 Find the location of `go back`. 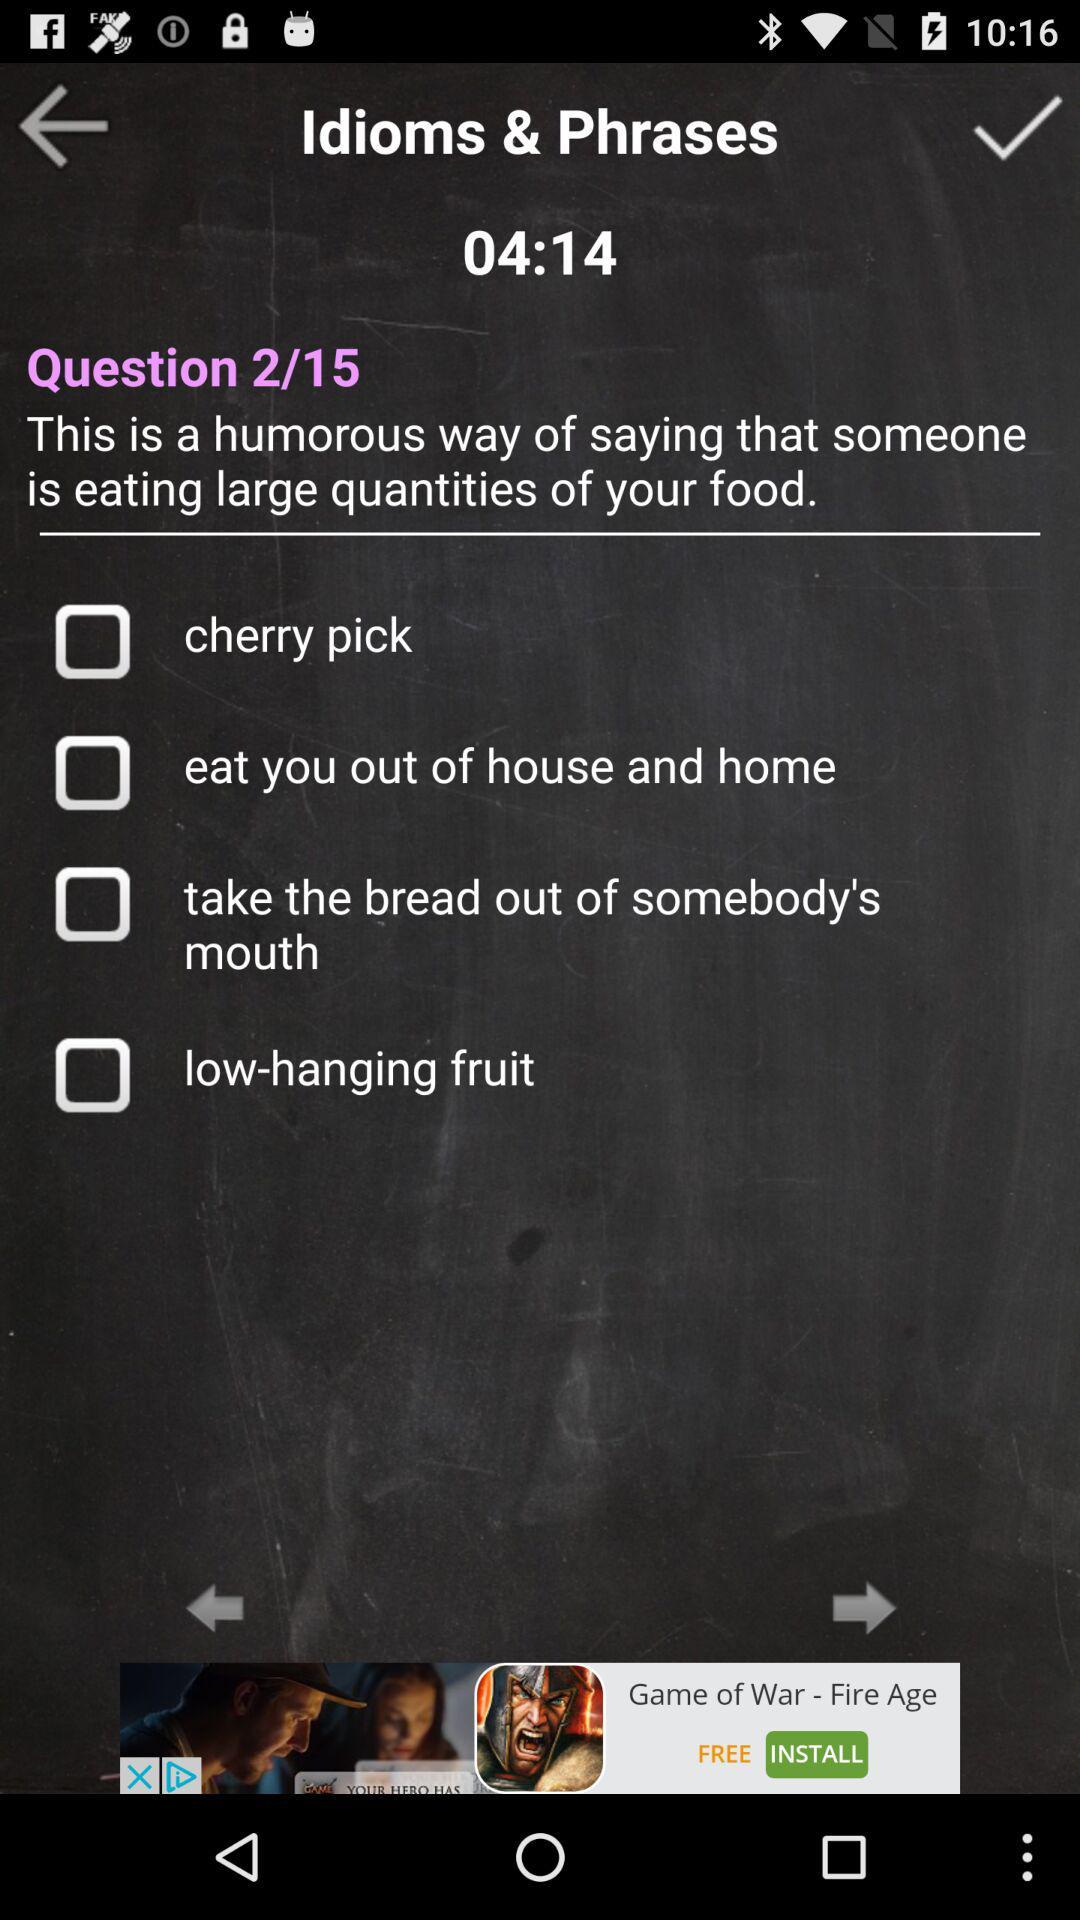

go back is located at coordinates (61, 124).